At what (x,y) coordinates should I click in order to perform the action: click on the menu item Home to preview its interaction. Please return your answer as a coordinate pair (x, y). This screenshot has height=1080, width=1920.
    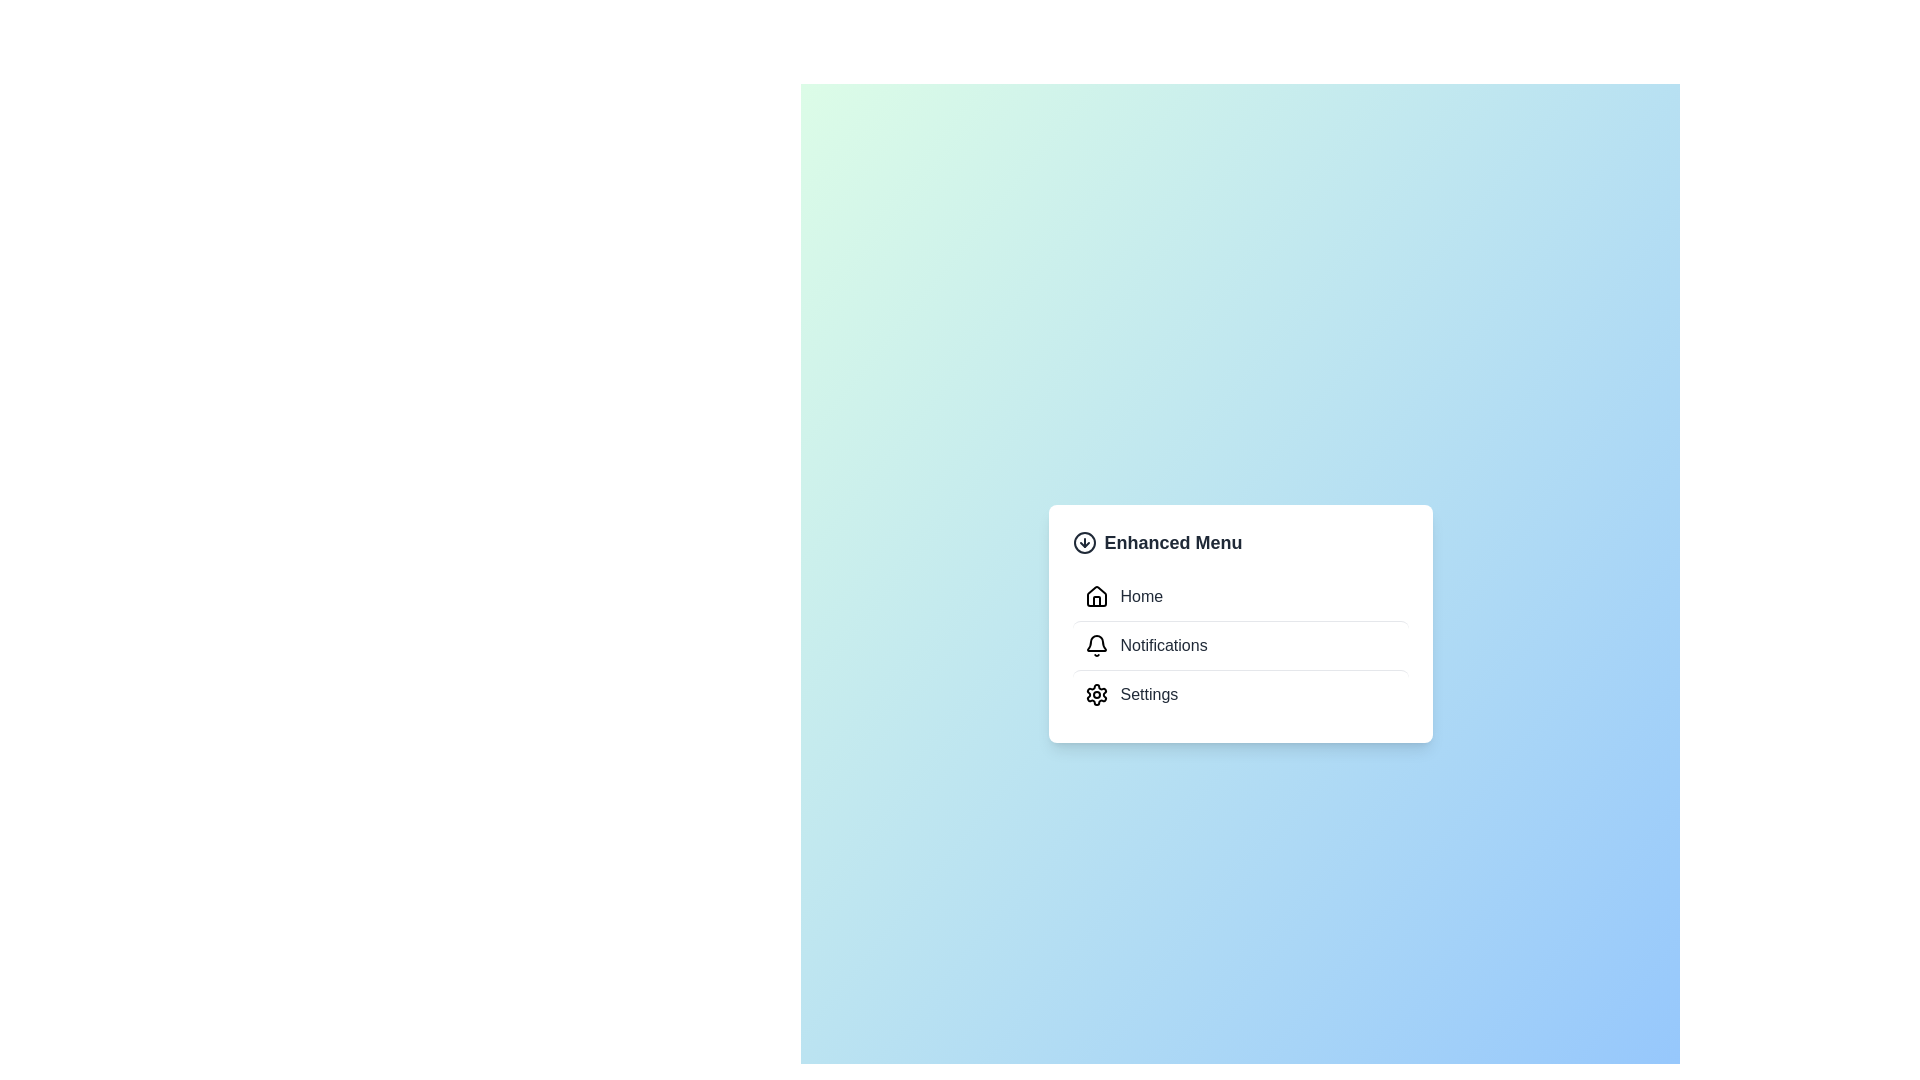
    Looking at the image, I should click on (1239, 596).